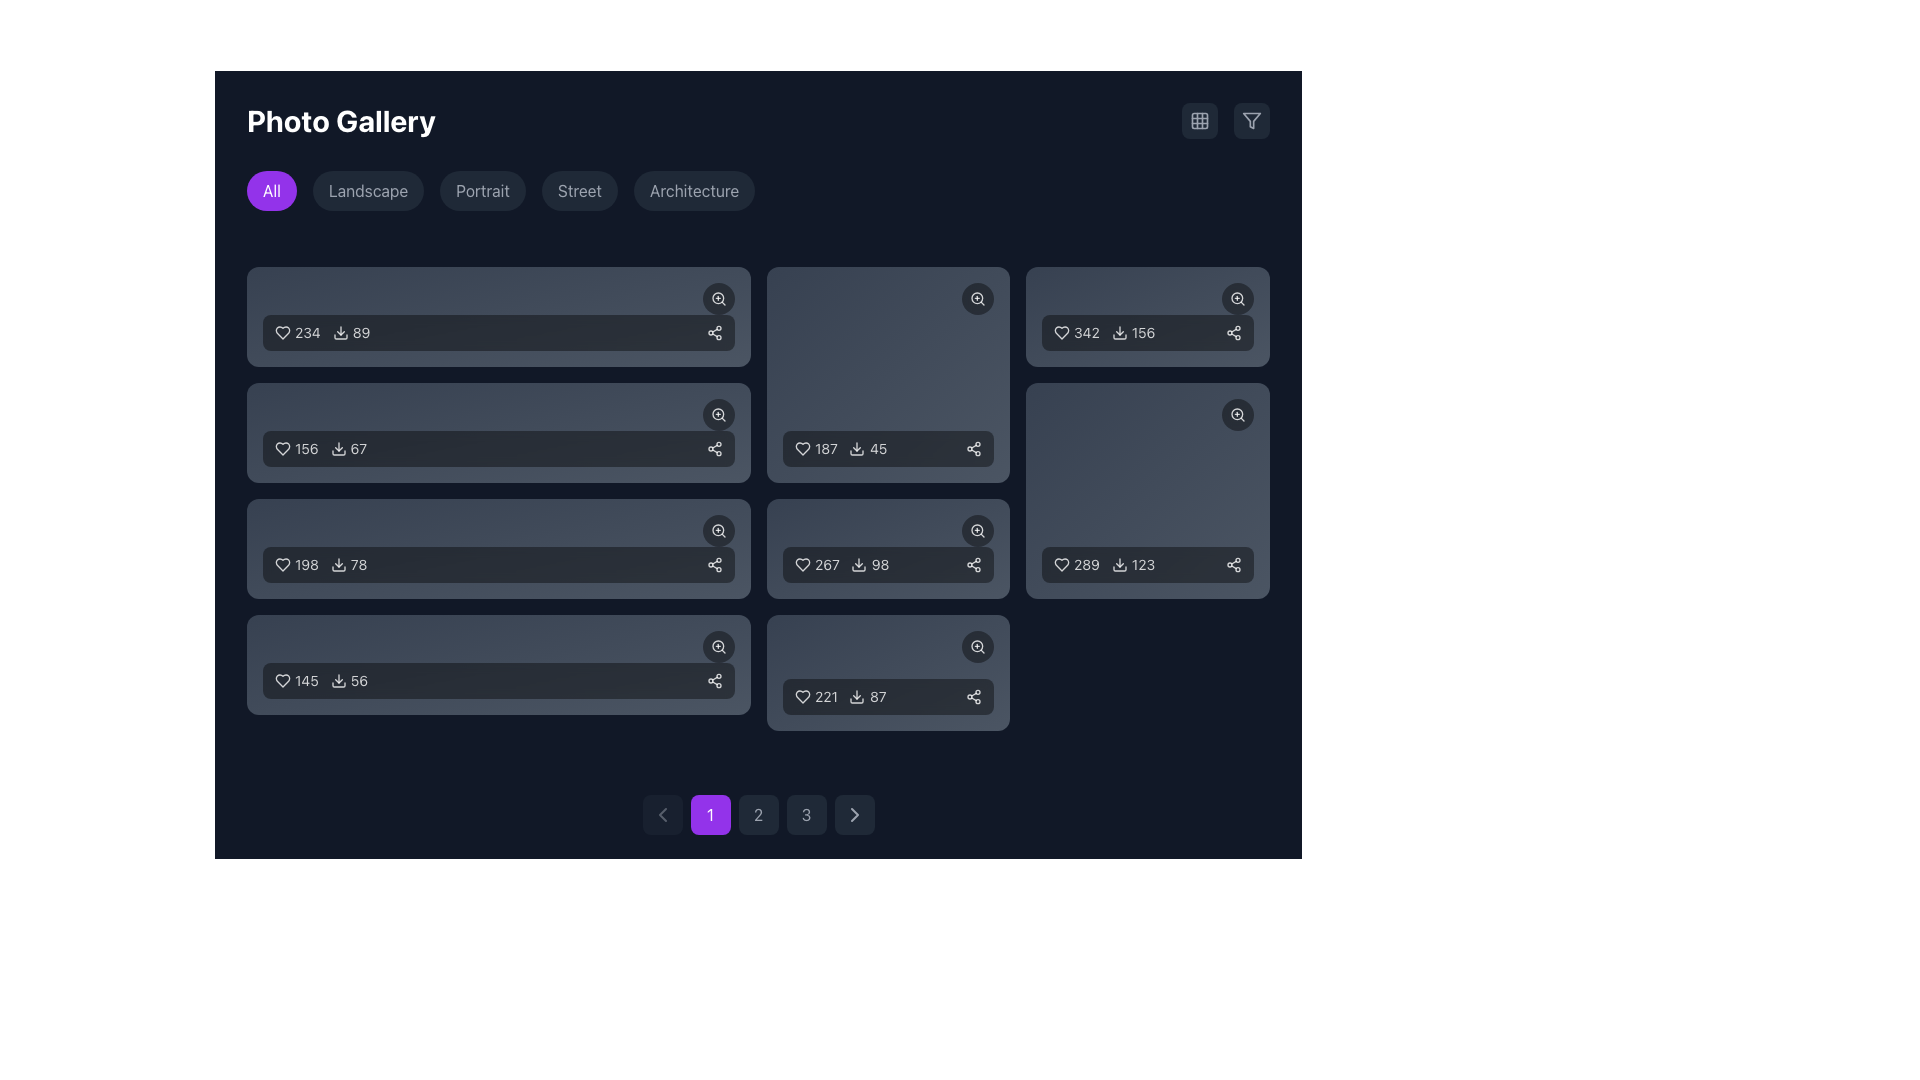 Image resolution: width=1920 pixels, height=1080 pixels. I want to click on the downloadable icon with a downward arrow symbol located in the bottom-right corner of the content card containing the text '289' and '123', positioned to the left of '123', so click(1120, 564).